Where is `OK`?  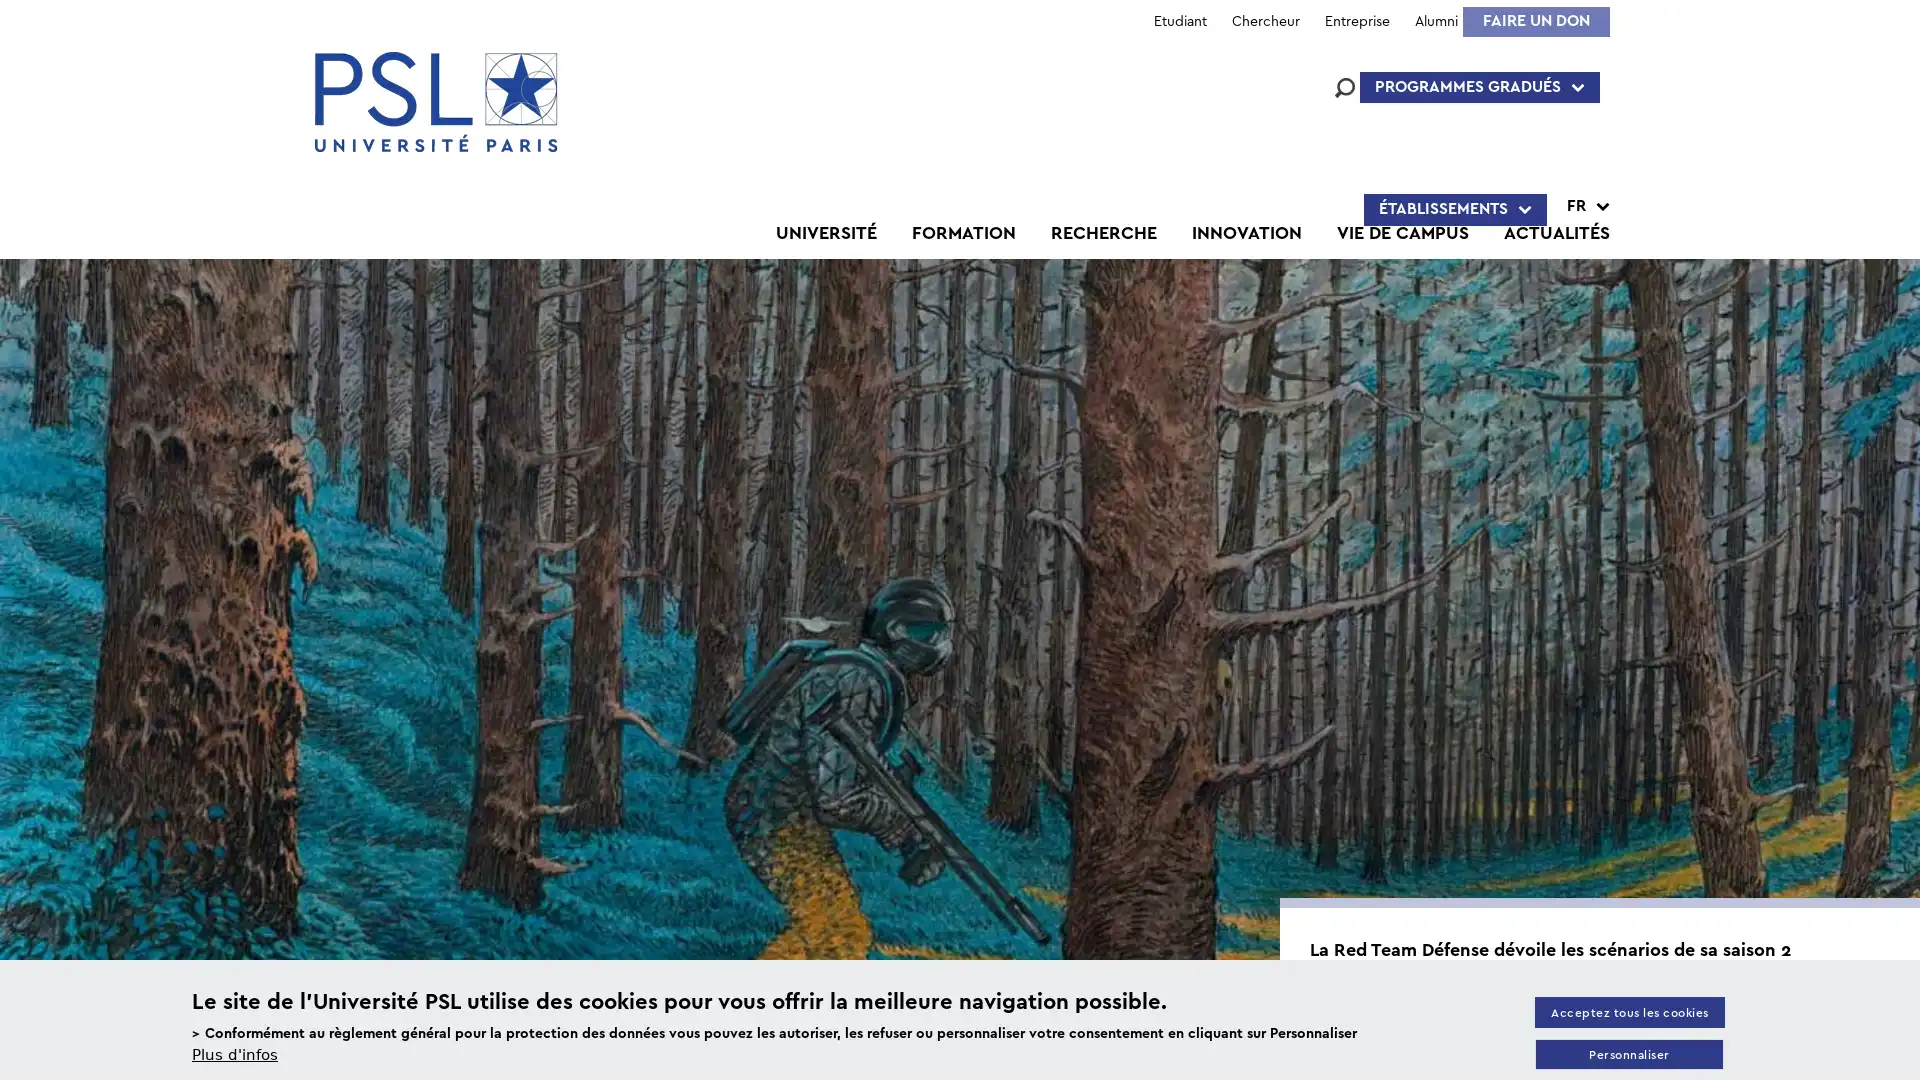 OK is located at coordinates (1417, 744).